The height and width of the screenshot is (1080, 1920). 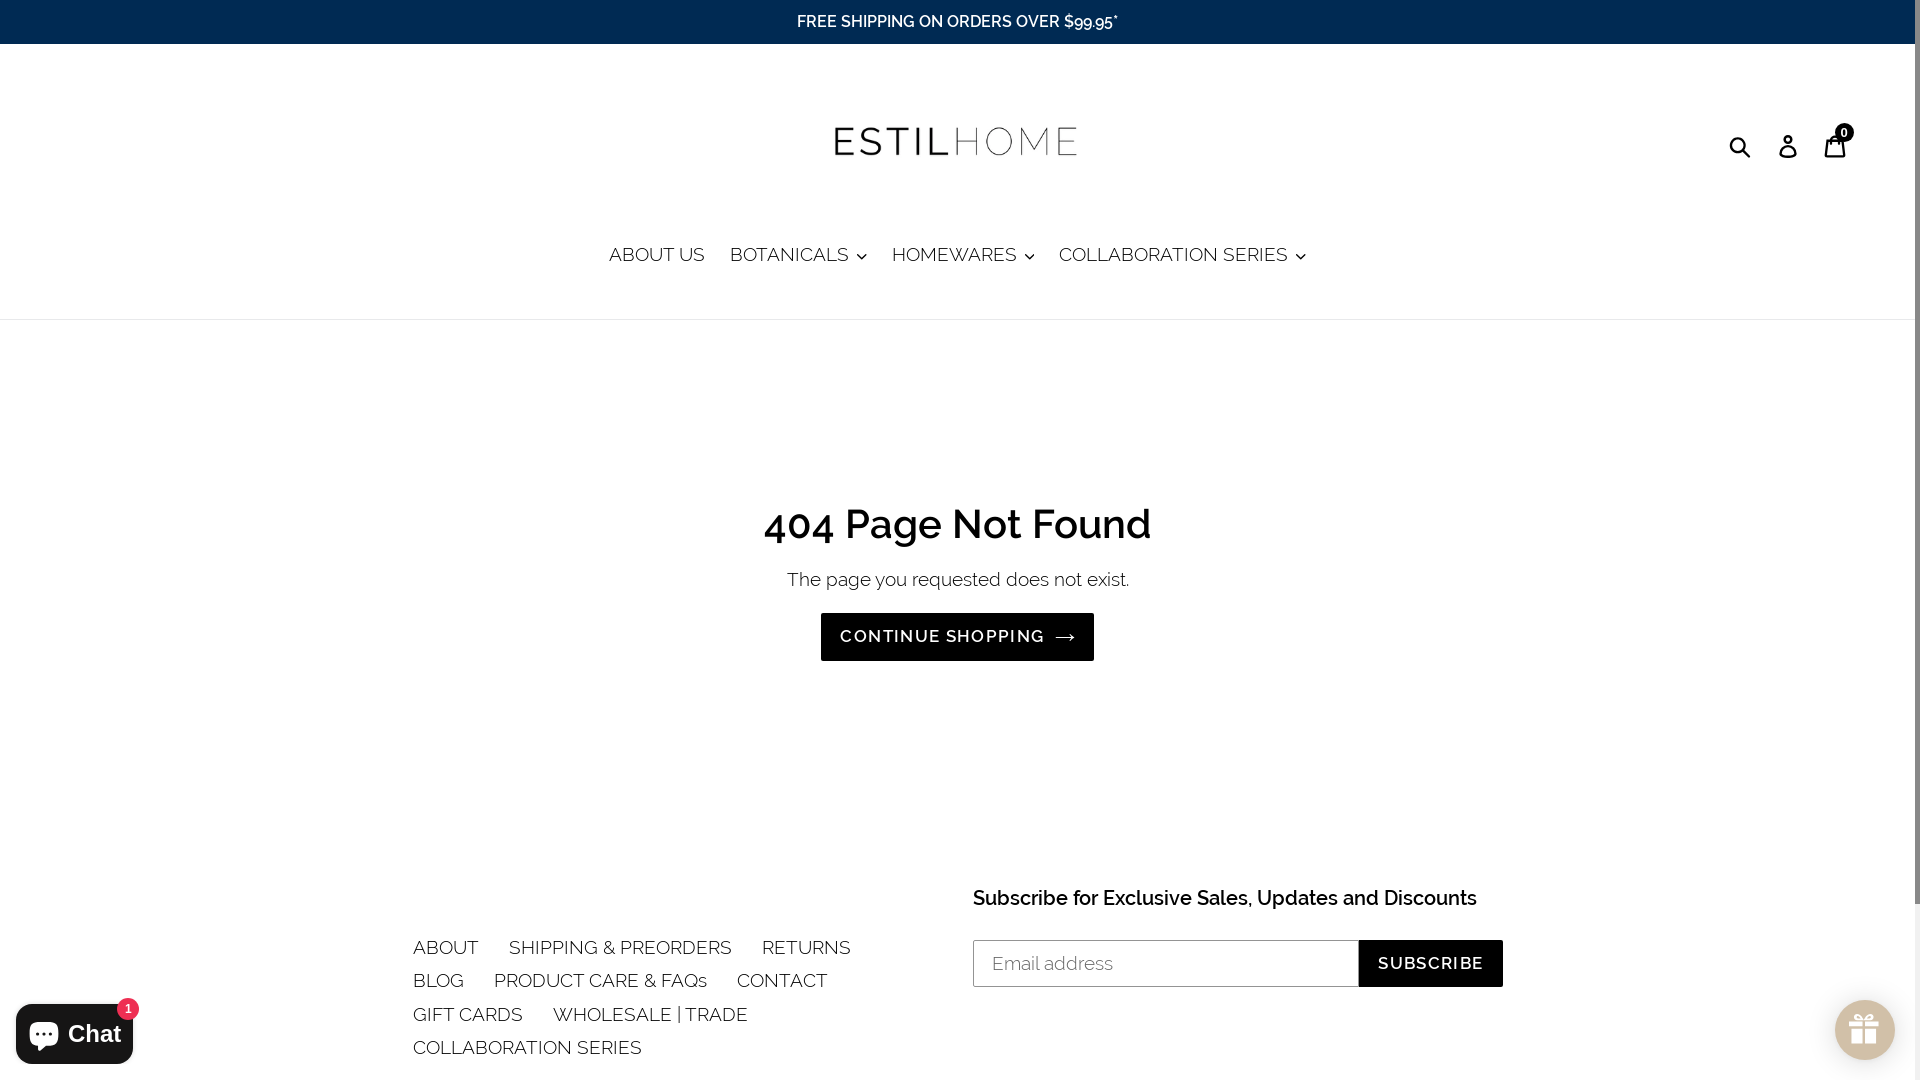 What do you see at coordinates (955, 636) in the screenshot?
I see `'CONTINUE SHOPPING'` at bounding box center [955, 636].